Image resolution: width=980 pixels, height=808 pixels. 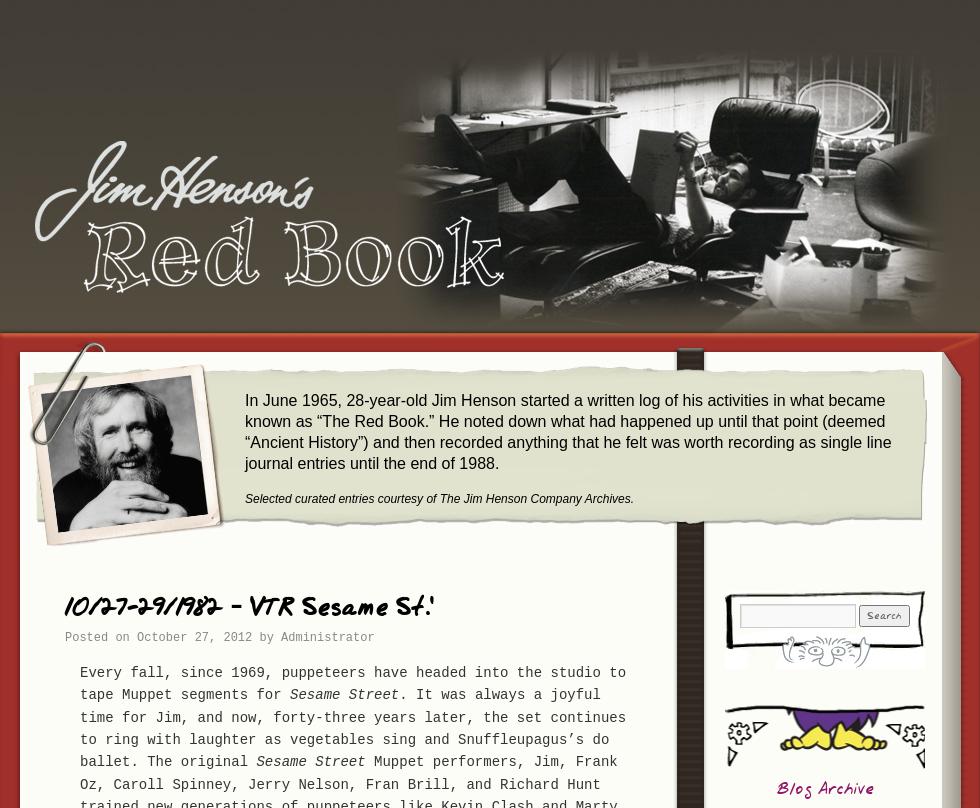 What do you see at coordinates (64, 608) in the screenshot?
I see `'10/27-29/1982 – ‘VTR Sesame St.’'` at bounding box center [64, 608].